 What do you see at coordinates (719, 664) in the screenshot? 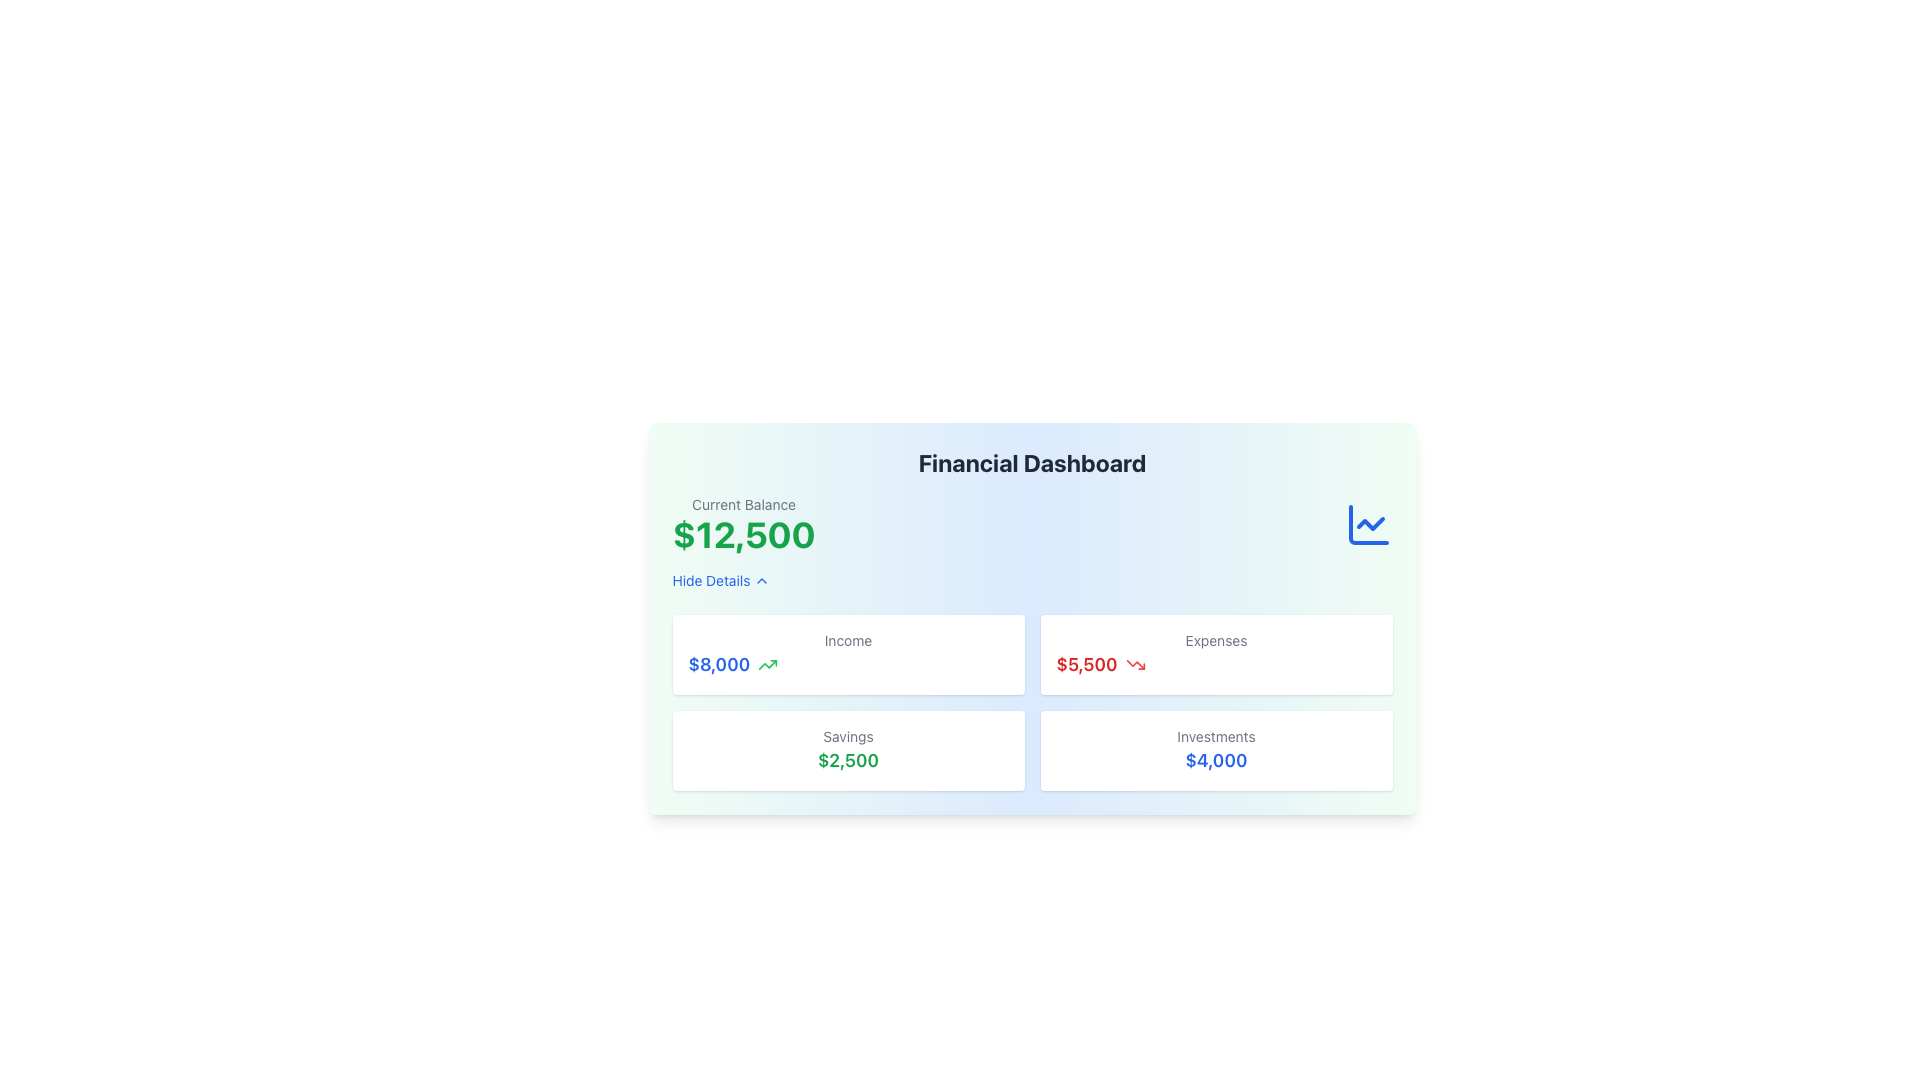
I see `the Text Label displaying '$8,000' in a large, bold blue font, which is located in the top-left corner of the financial data section within the 'Income' block` at bounding box center [719, 664].